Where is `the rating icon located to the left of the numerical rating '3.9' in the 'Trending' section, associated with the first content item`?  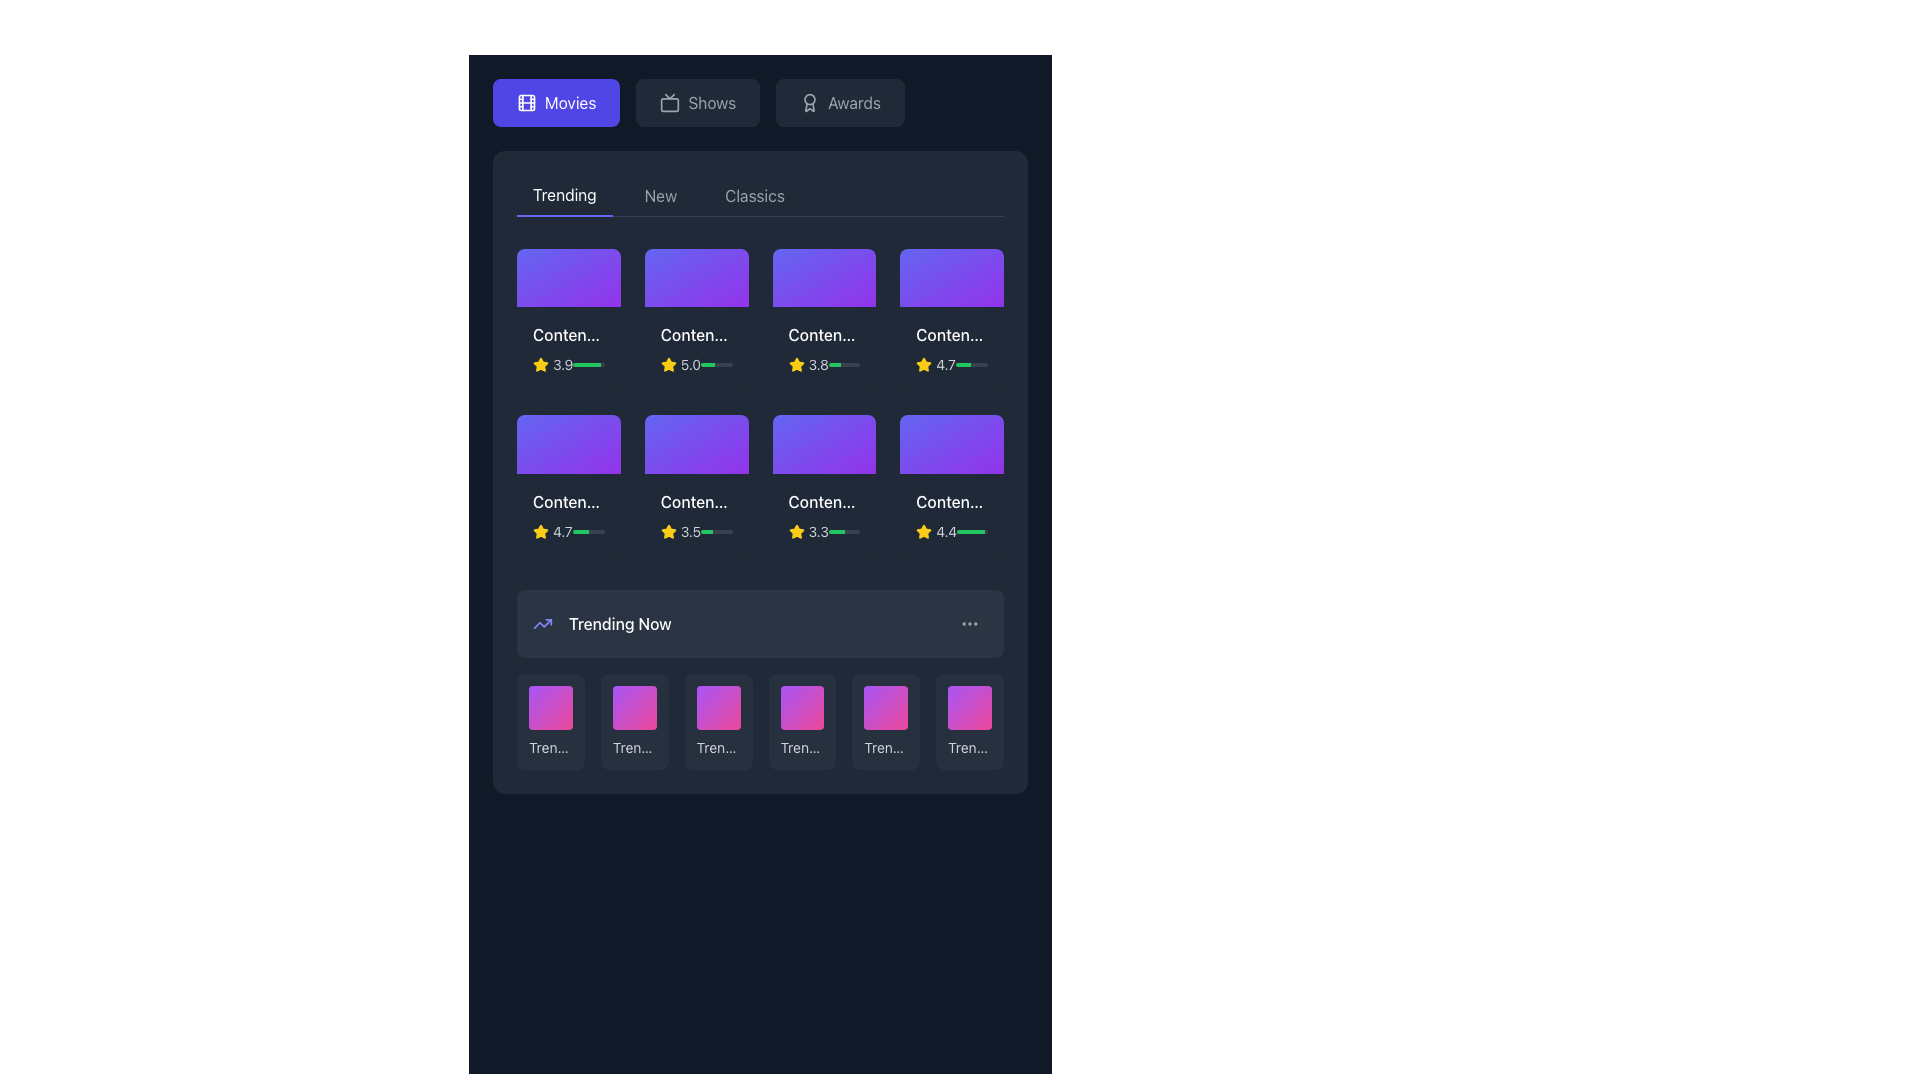
the rating icon located to the left of the numerical rating '3.9' in the 'Trending' section, associated with the first content item is located at coordinates (541, 365).